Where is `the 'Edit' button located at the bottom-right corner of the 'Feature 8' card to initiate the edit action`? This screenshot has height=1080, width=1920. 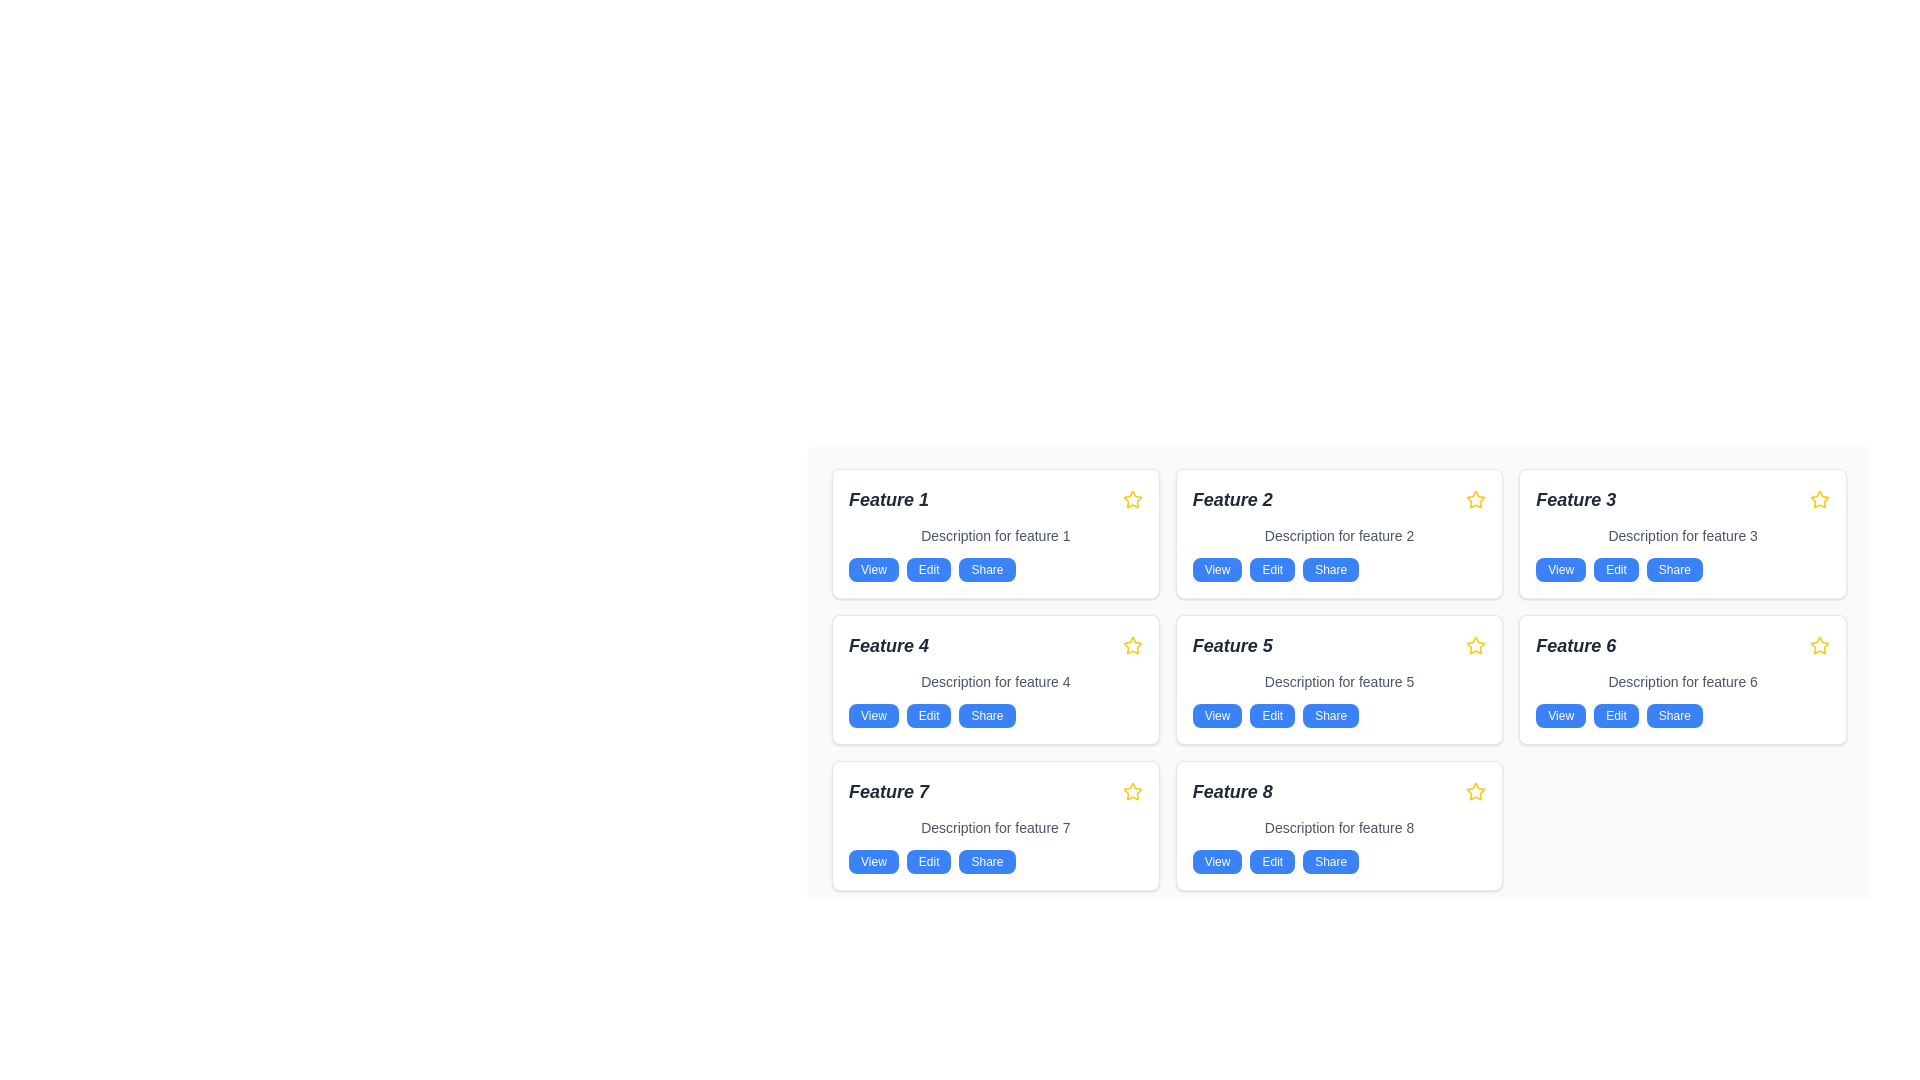 the 'Edit' button located at the bottom-right corner of the 'Feature 8' card to initiate the edit action is located at coordinates (1271, 860).